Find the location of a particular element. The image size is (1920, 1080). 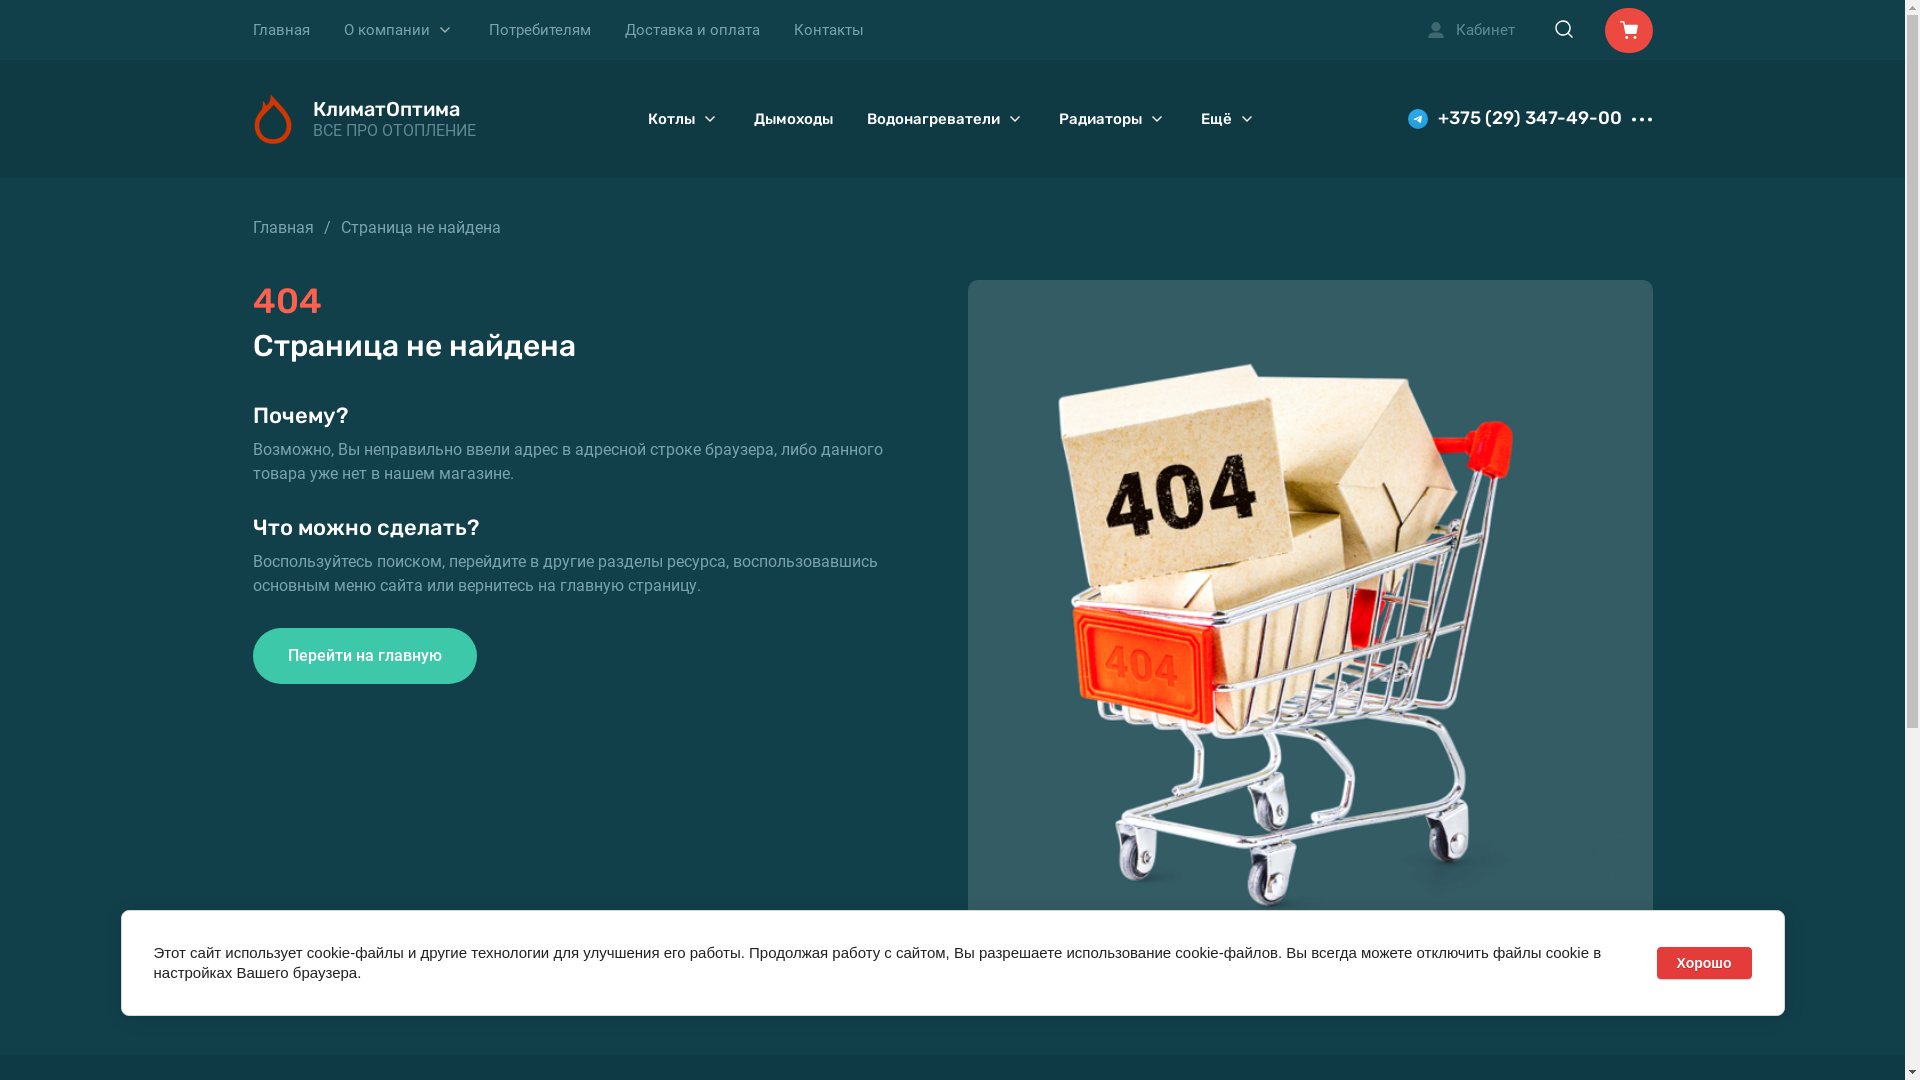

'+375 (29) 347-49-00' is located at coordinates (1529, 119).